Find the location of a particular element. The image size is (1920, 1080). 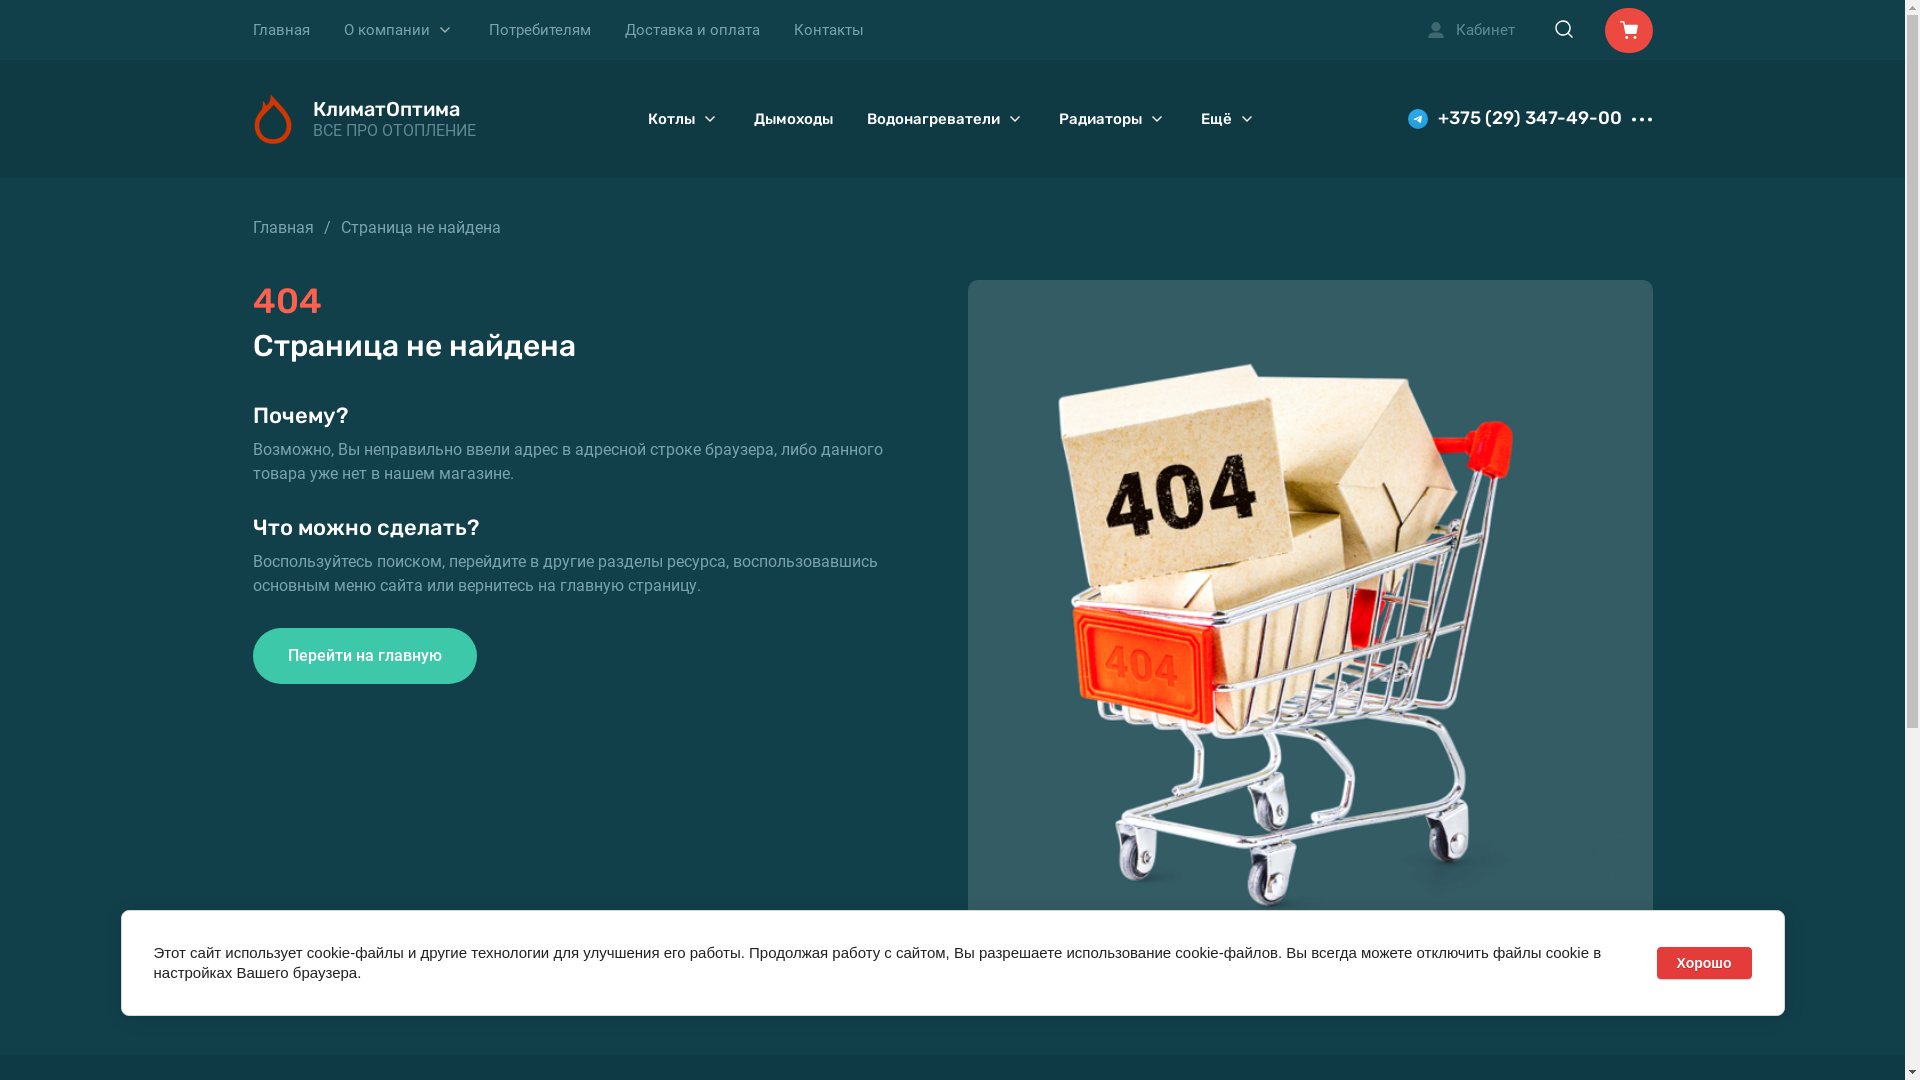

'+375 (29) 347-49-00' is located at coordinates (1529, 119).